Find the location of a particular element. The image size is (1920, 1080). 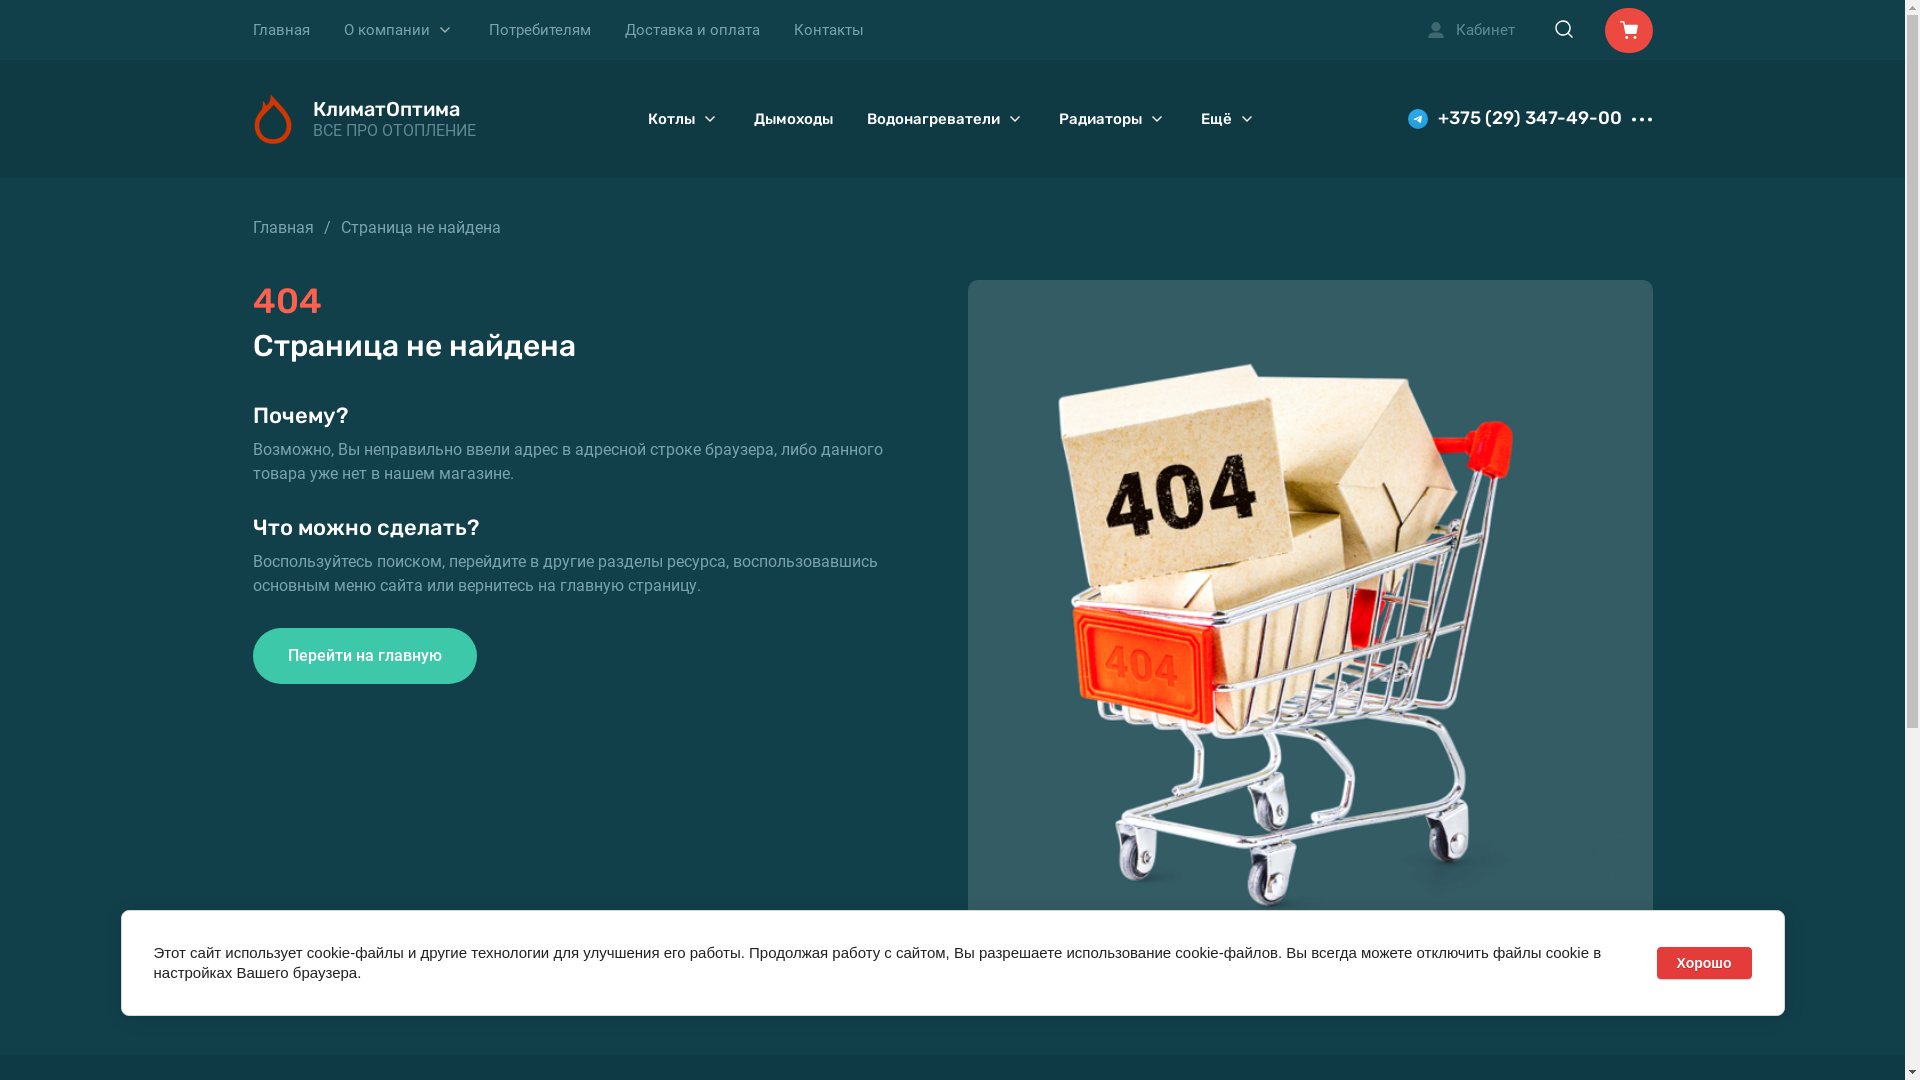

'+375 (29) 347-49-00' is located at coordinates (1529, 119).